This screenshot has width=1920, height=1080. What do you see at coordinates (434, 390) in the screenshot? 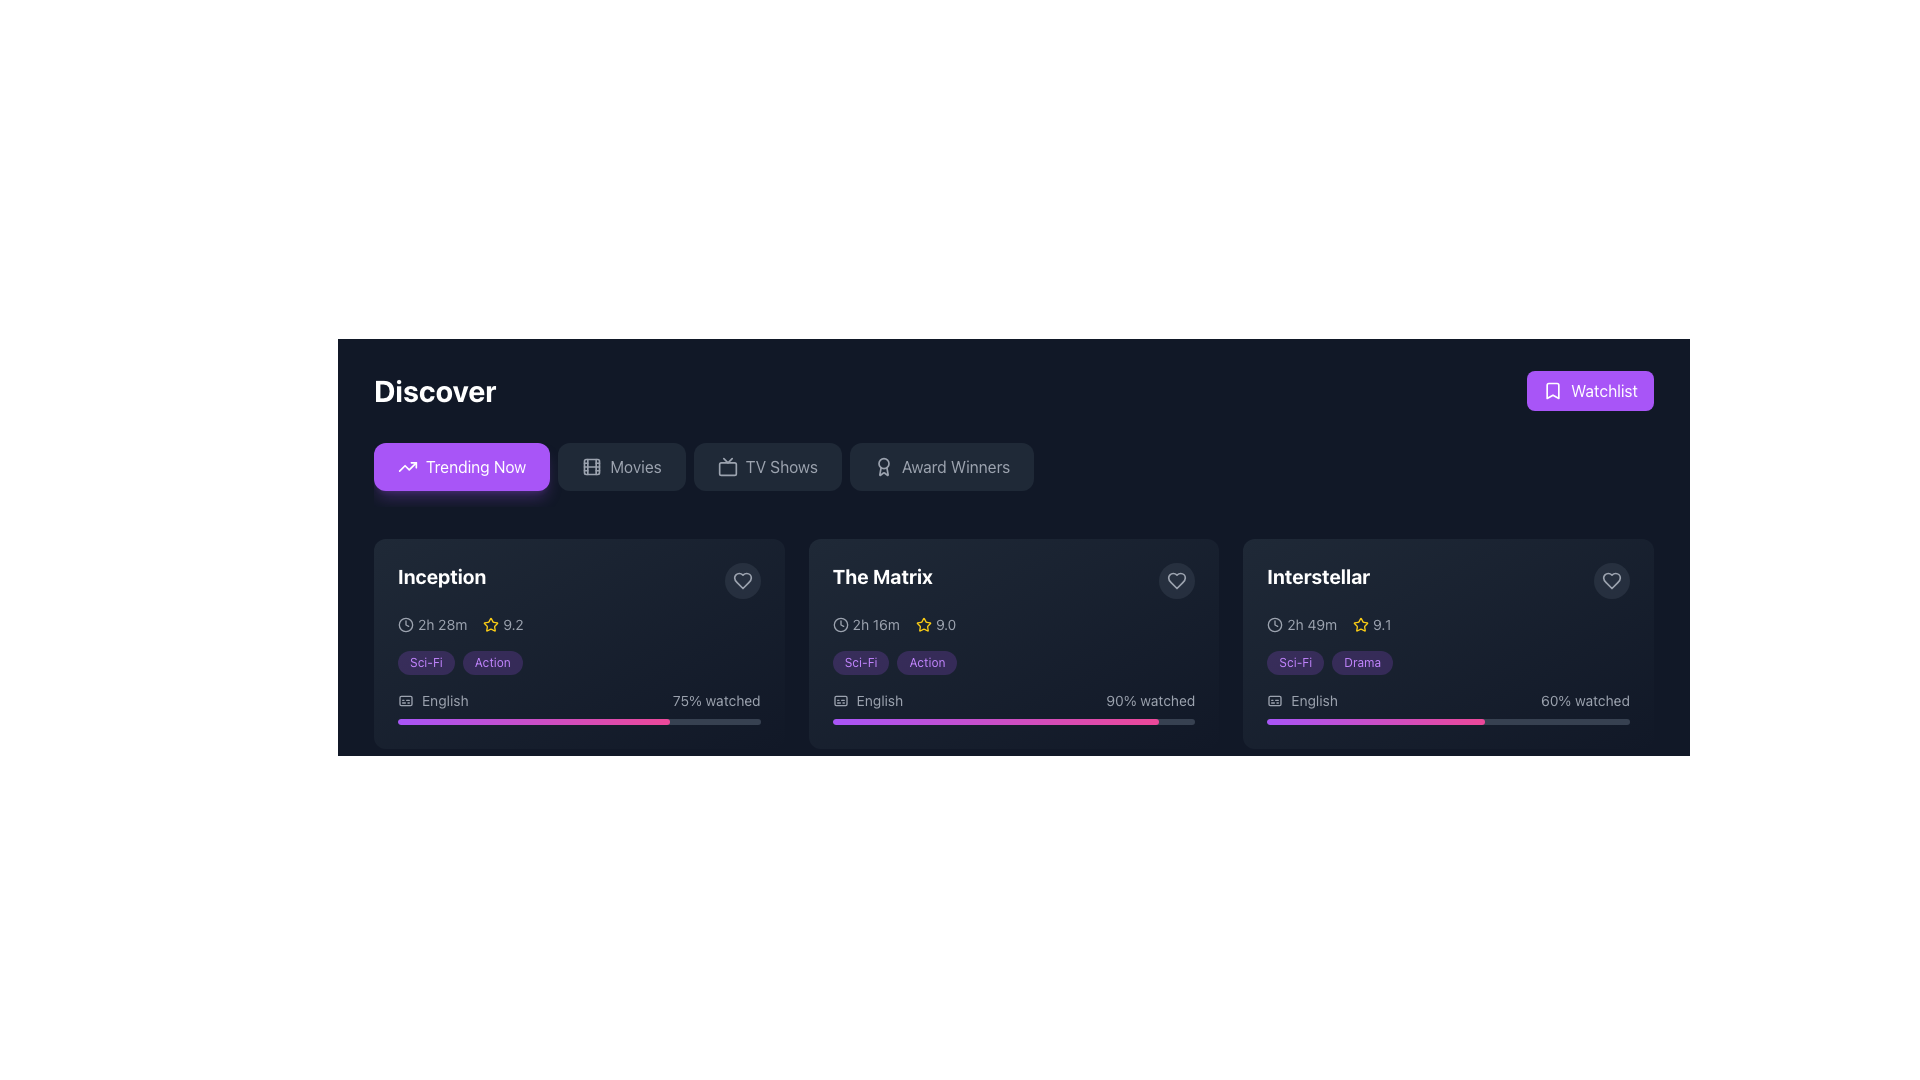
I see `the Text Label that serves as a static display of text, indicating a title or heading, located in the upper-left region of the interface layout` at bounding box center [434, 390].